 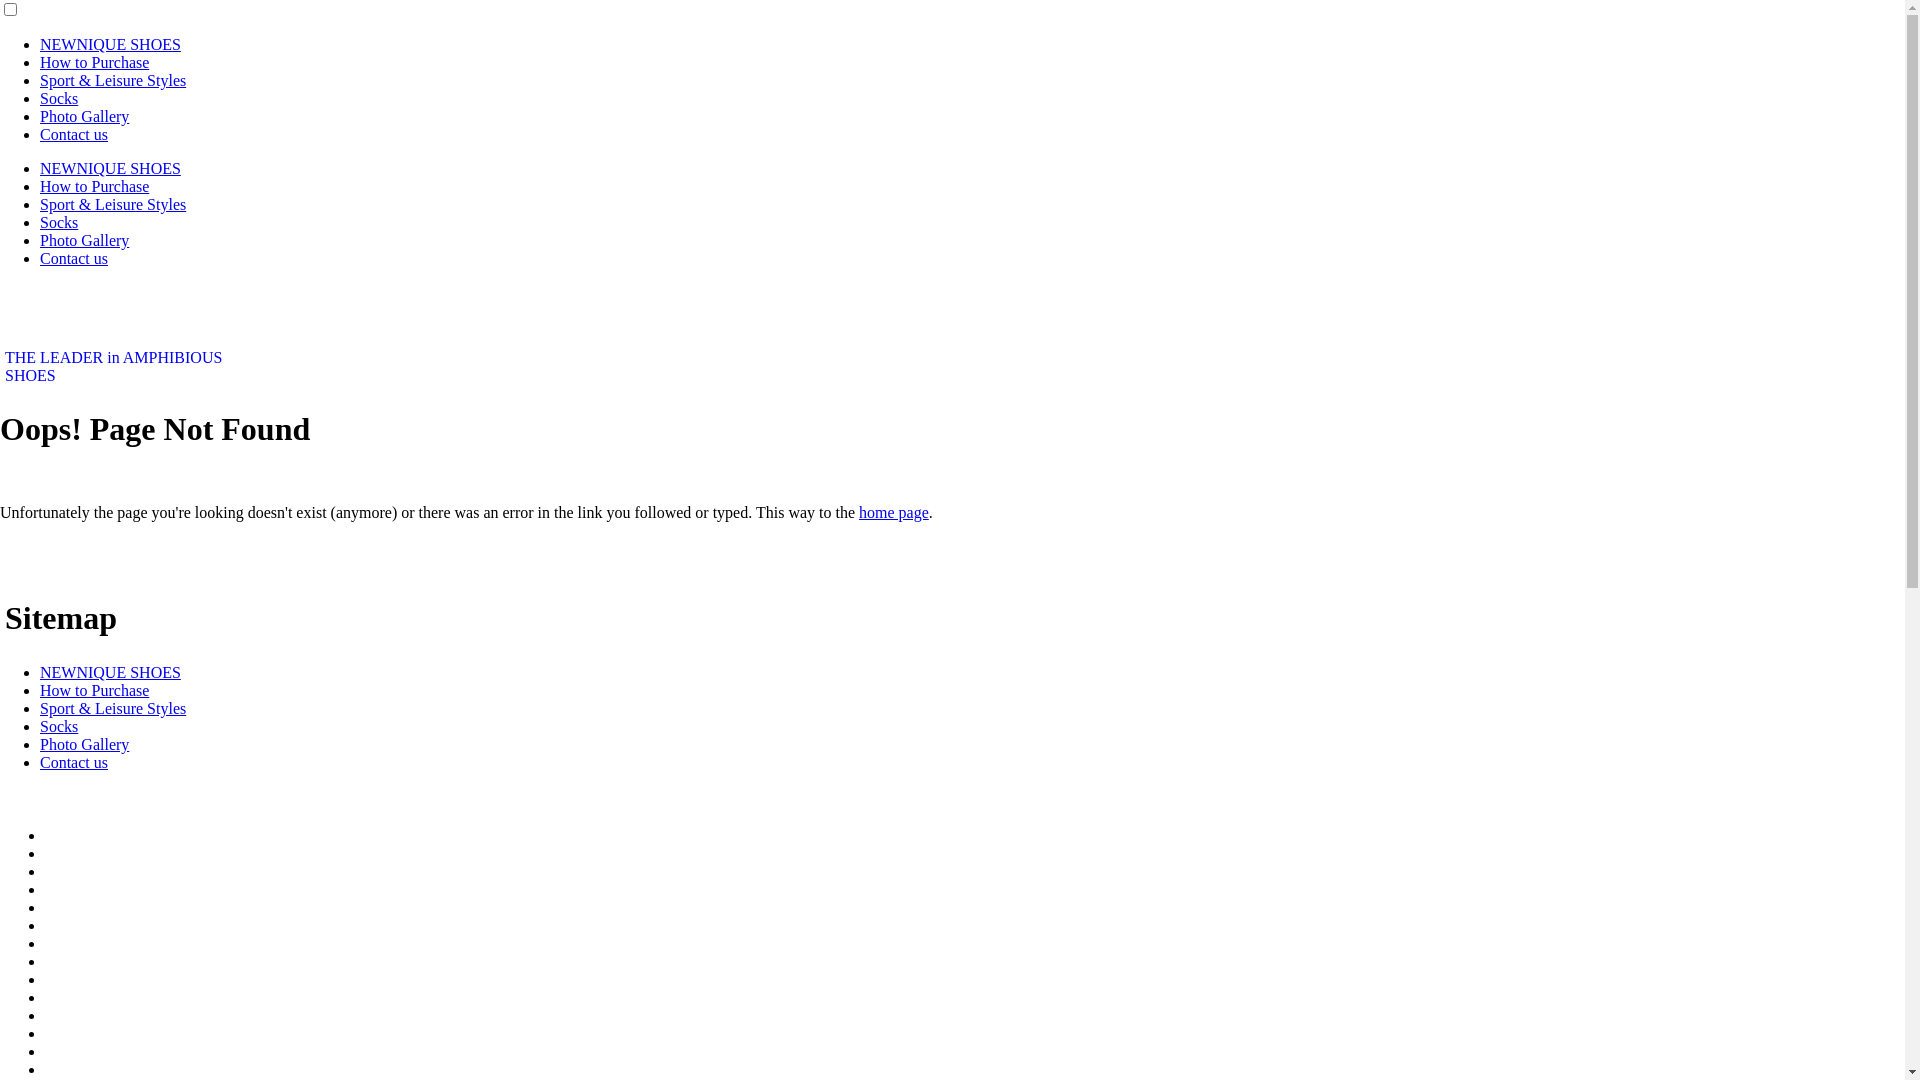 What do you see at coordinates (39, 689) in the screenshot?
I see `'How to Purchase'` at bounding box center [39, 689].